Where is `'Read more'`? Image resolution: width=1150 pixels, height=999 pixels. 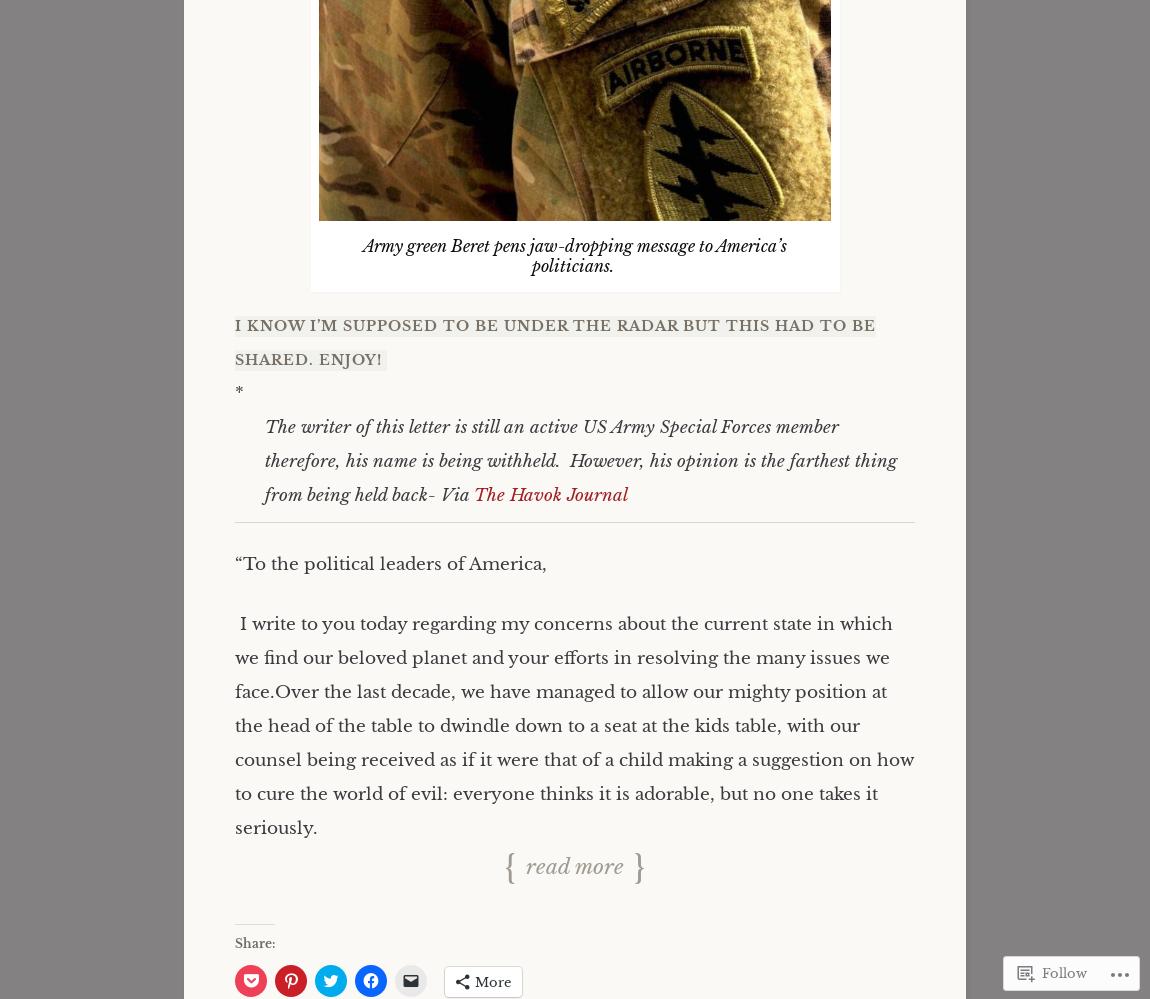
'Read more' is located at coordinates (575, 866).